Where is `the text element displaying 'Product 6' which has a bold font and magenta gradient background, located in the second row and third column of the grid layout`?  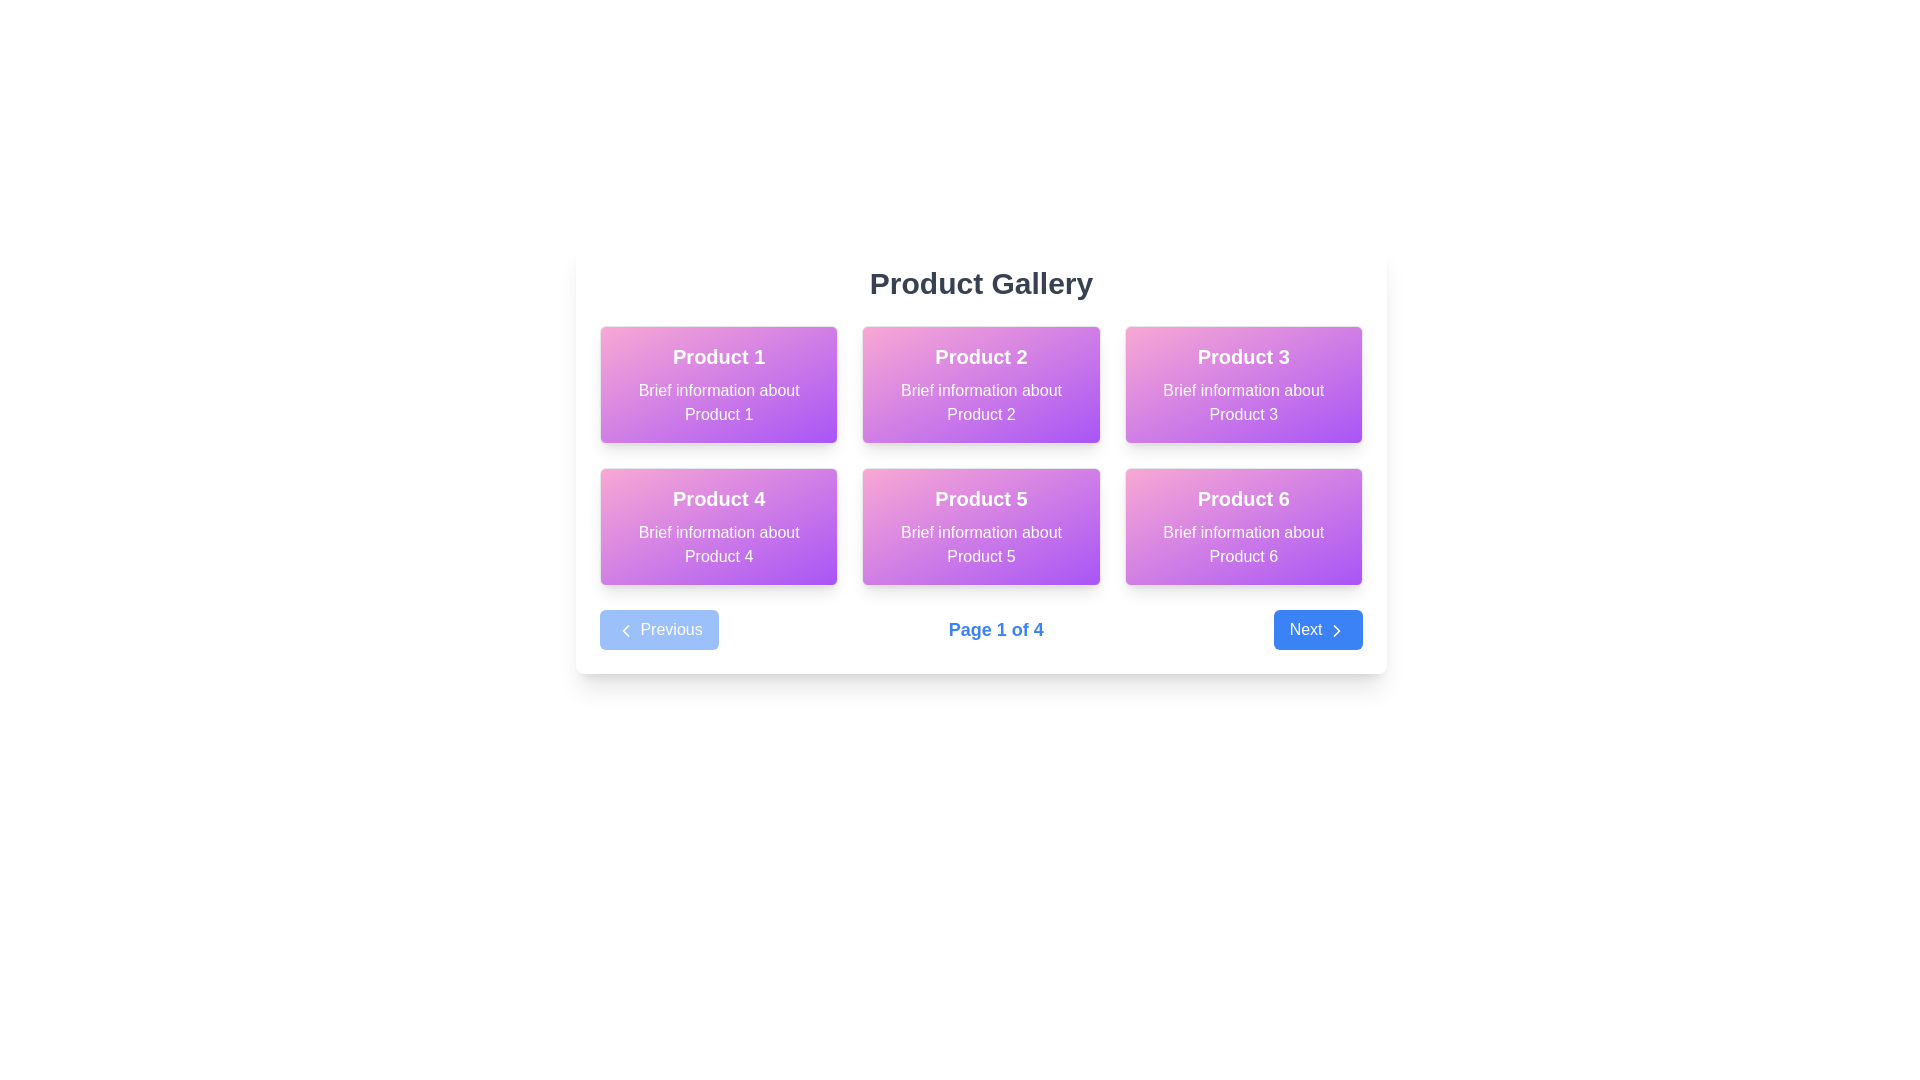 the text element displaying 'Product 6' which has a bold font and magenta gradient background, located in the second row and third column of the grid layout is located at coordinates (1242, 497).